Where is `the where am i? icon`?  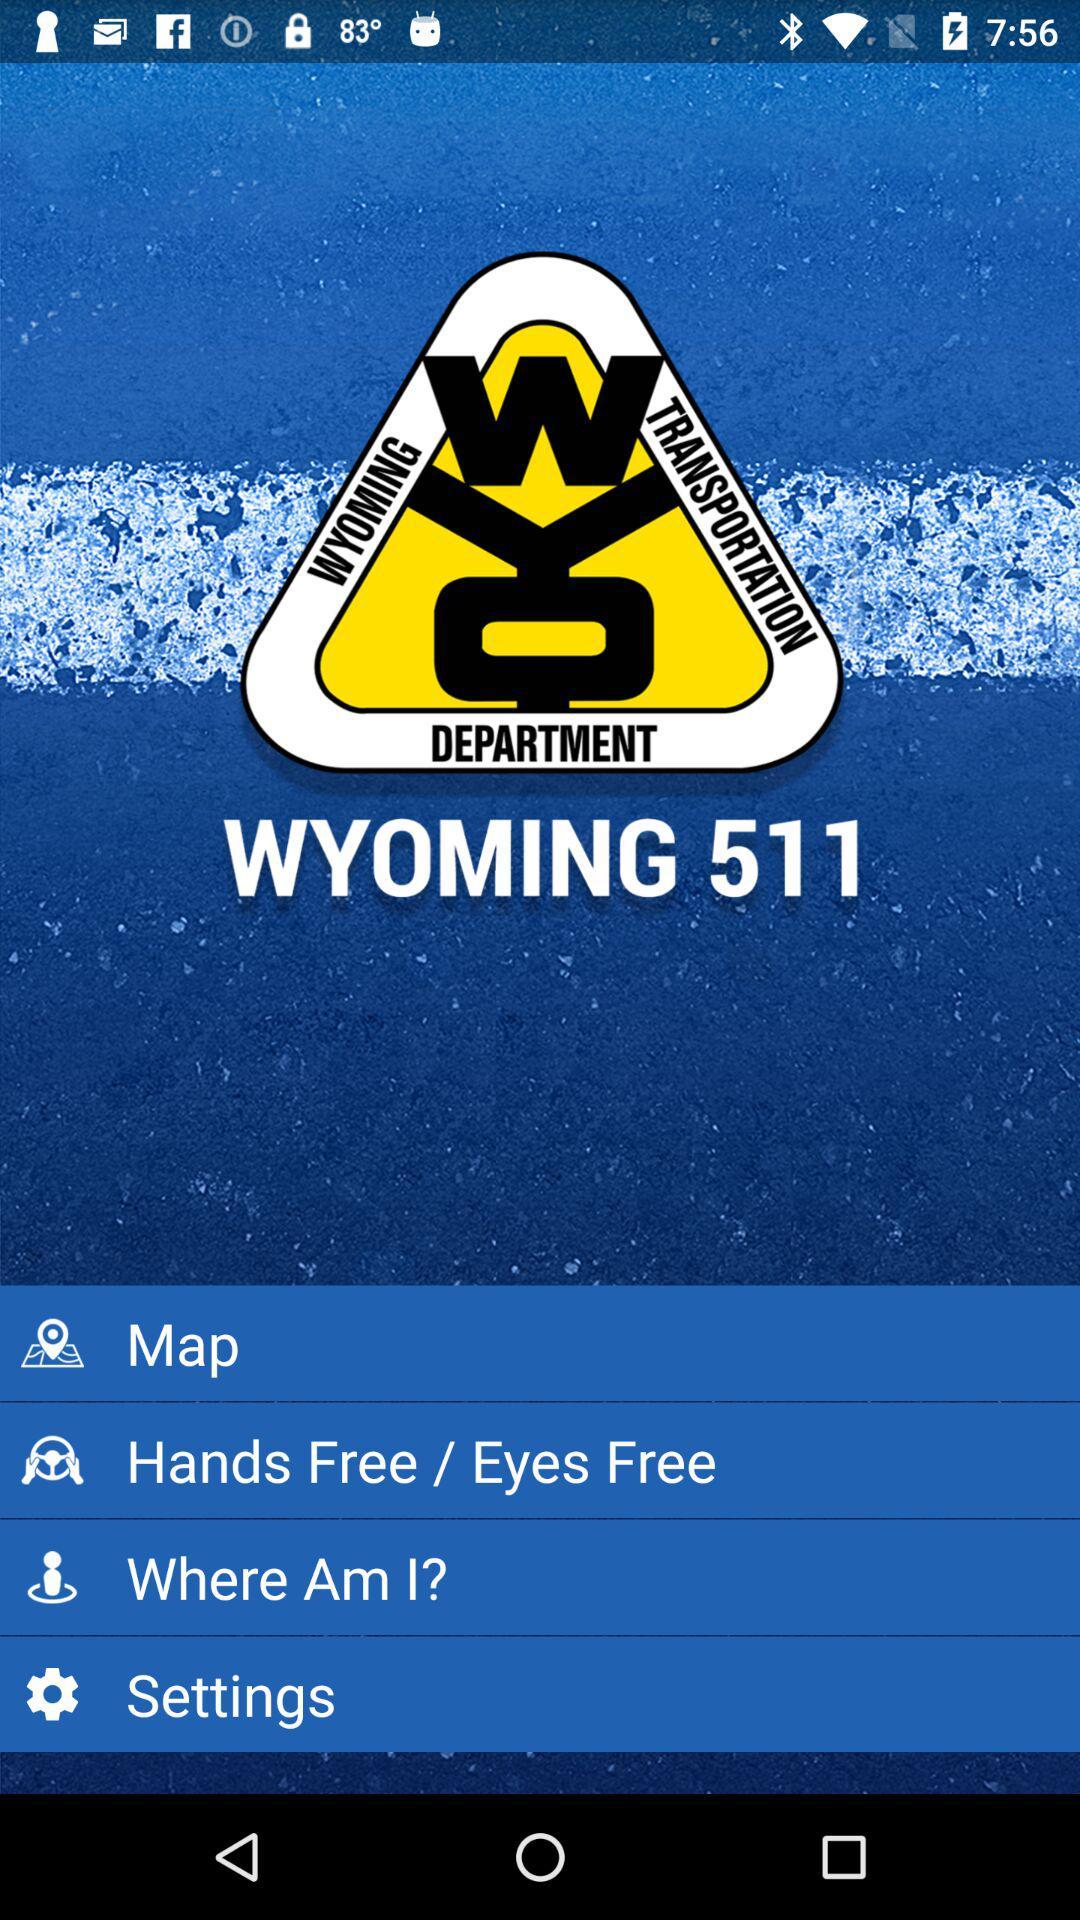
the where am i? icon is located at coordinates (540, 1576).